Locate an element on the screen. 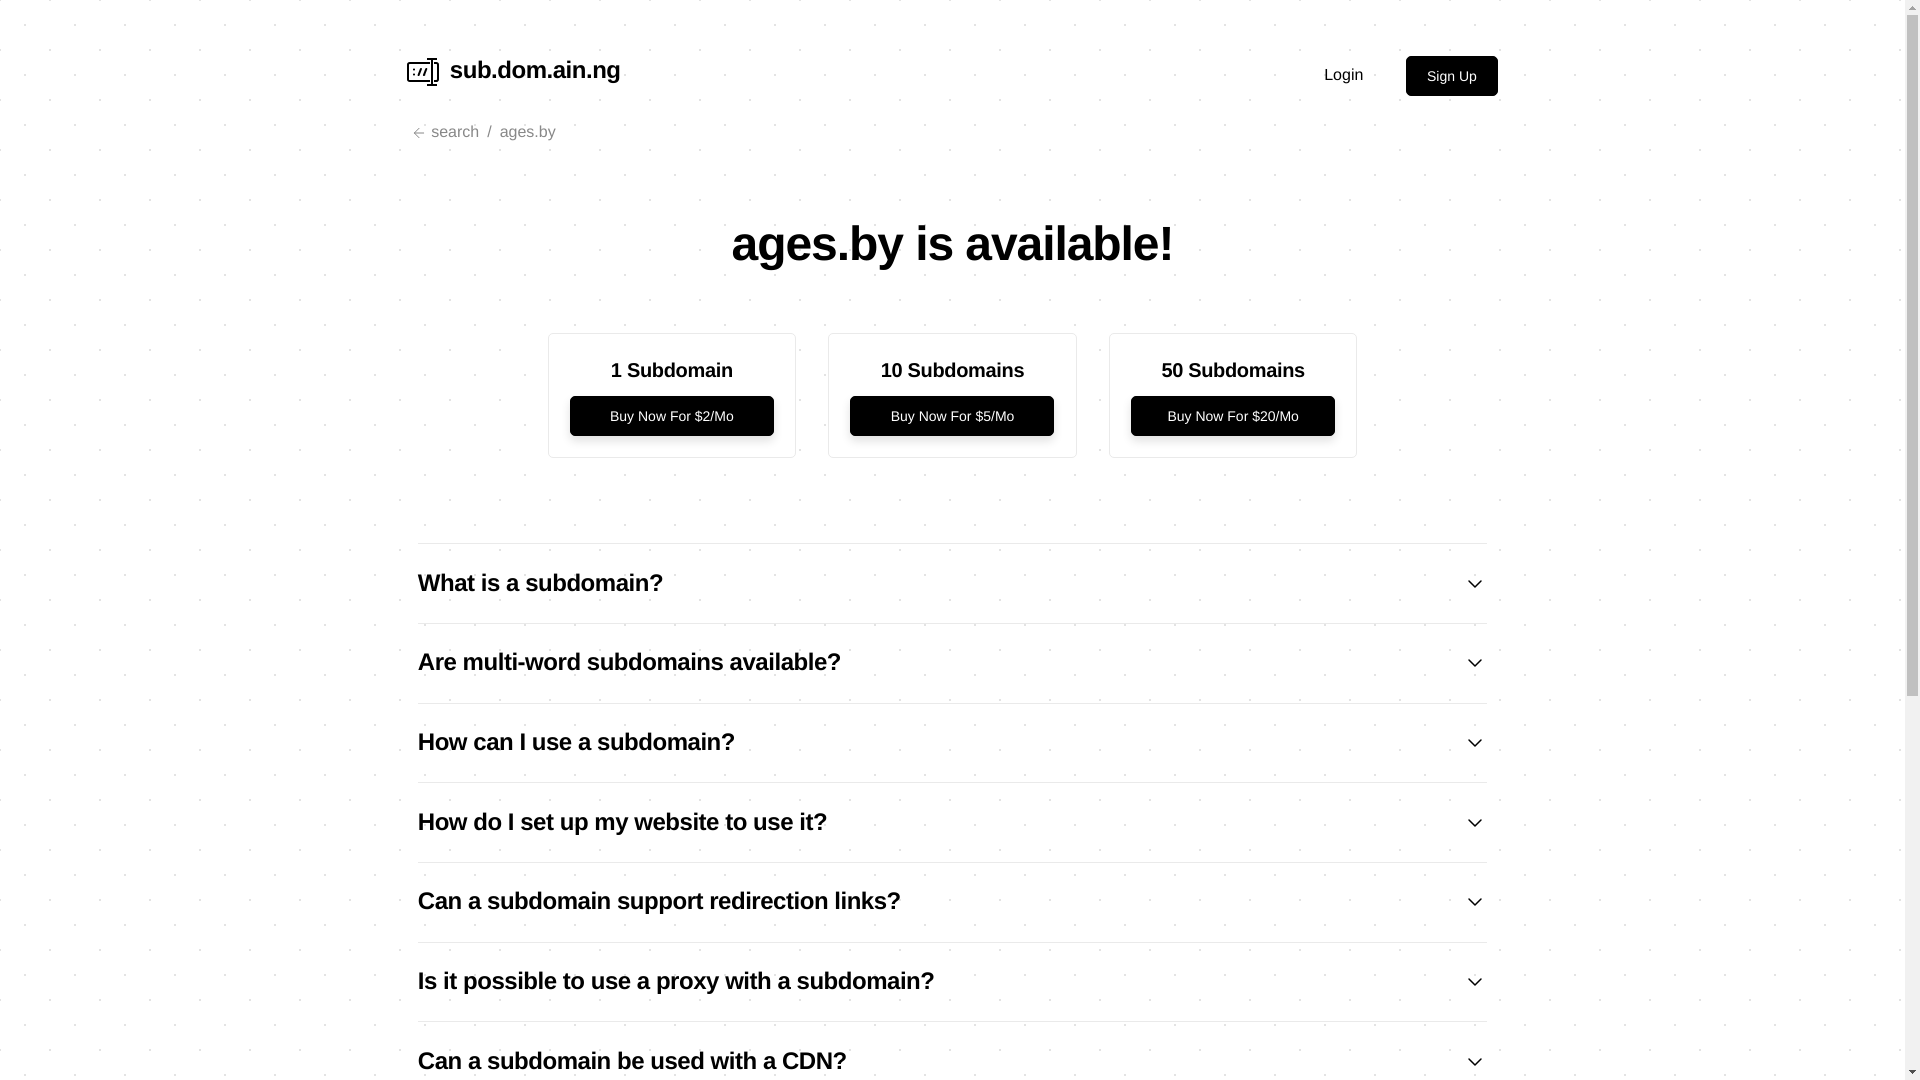 The height and width of the screenshot is (1080, 1920). 'Buy Now For $2/Mo' is located at coordinates (672, 415).